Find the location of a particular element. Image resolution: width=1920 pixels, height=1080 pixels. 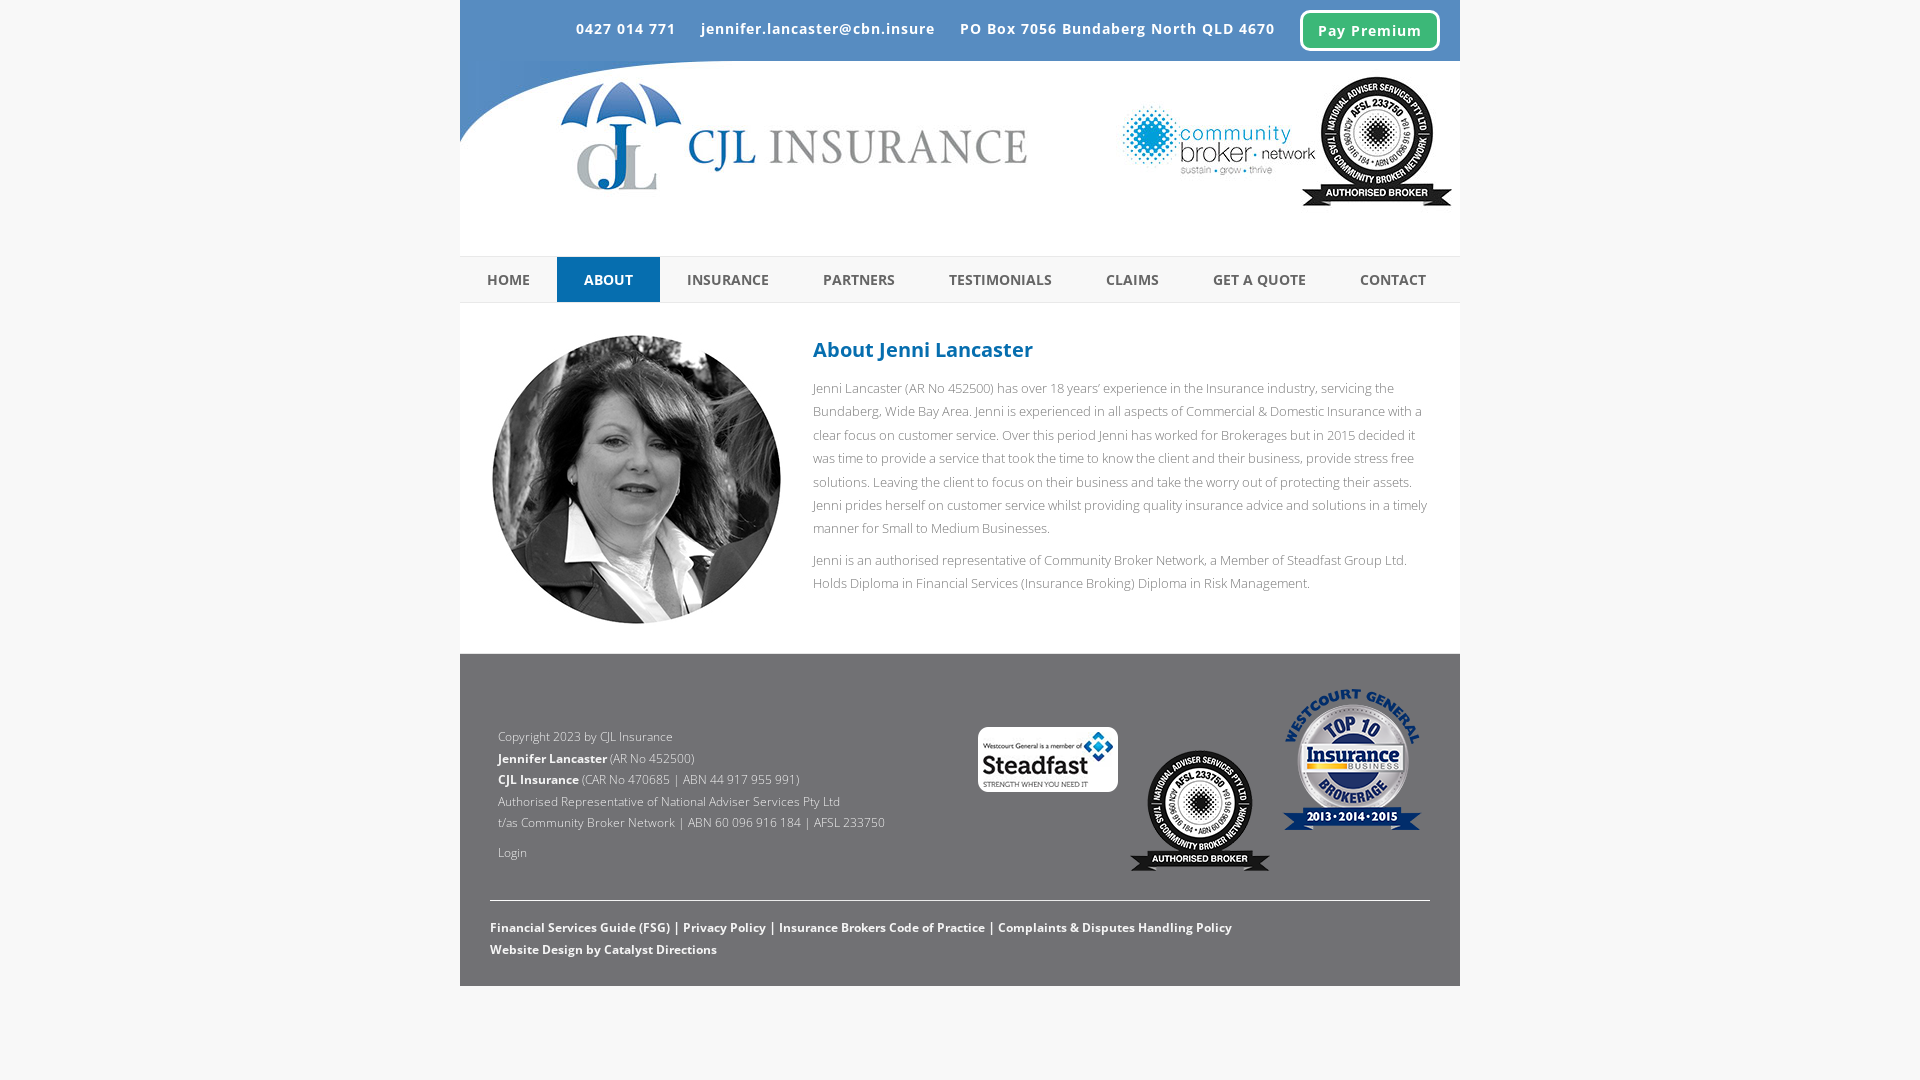

'Insurance Brokers Code of Practice' is located at coordinates (777, 927).